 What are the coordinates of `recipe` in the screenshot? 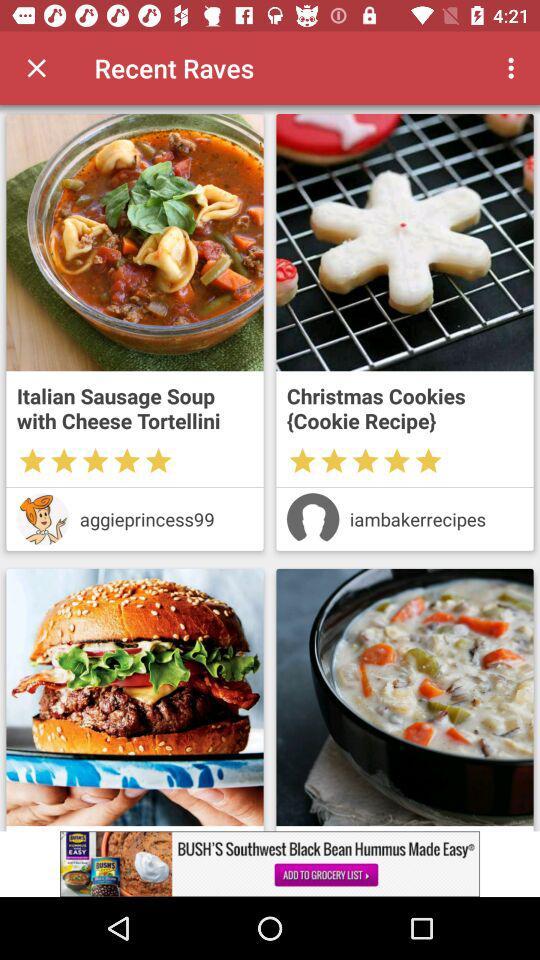 It's located at (405, 697).